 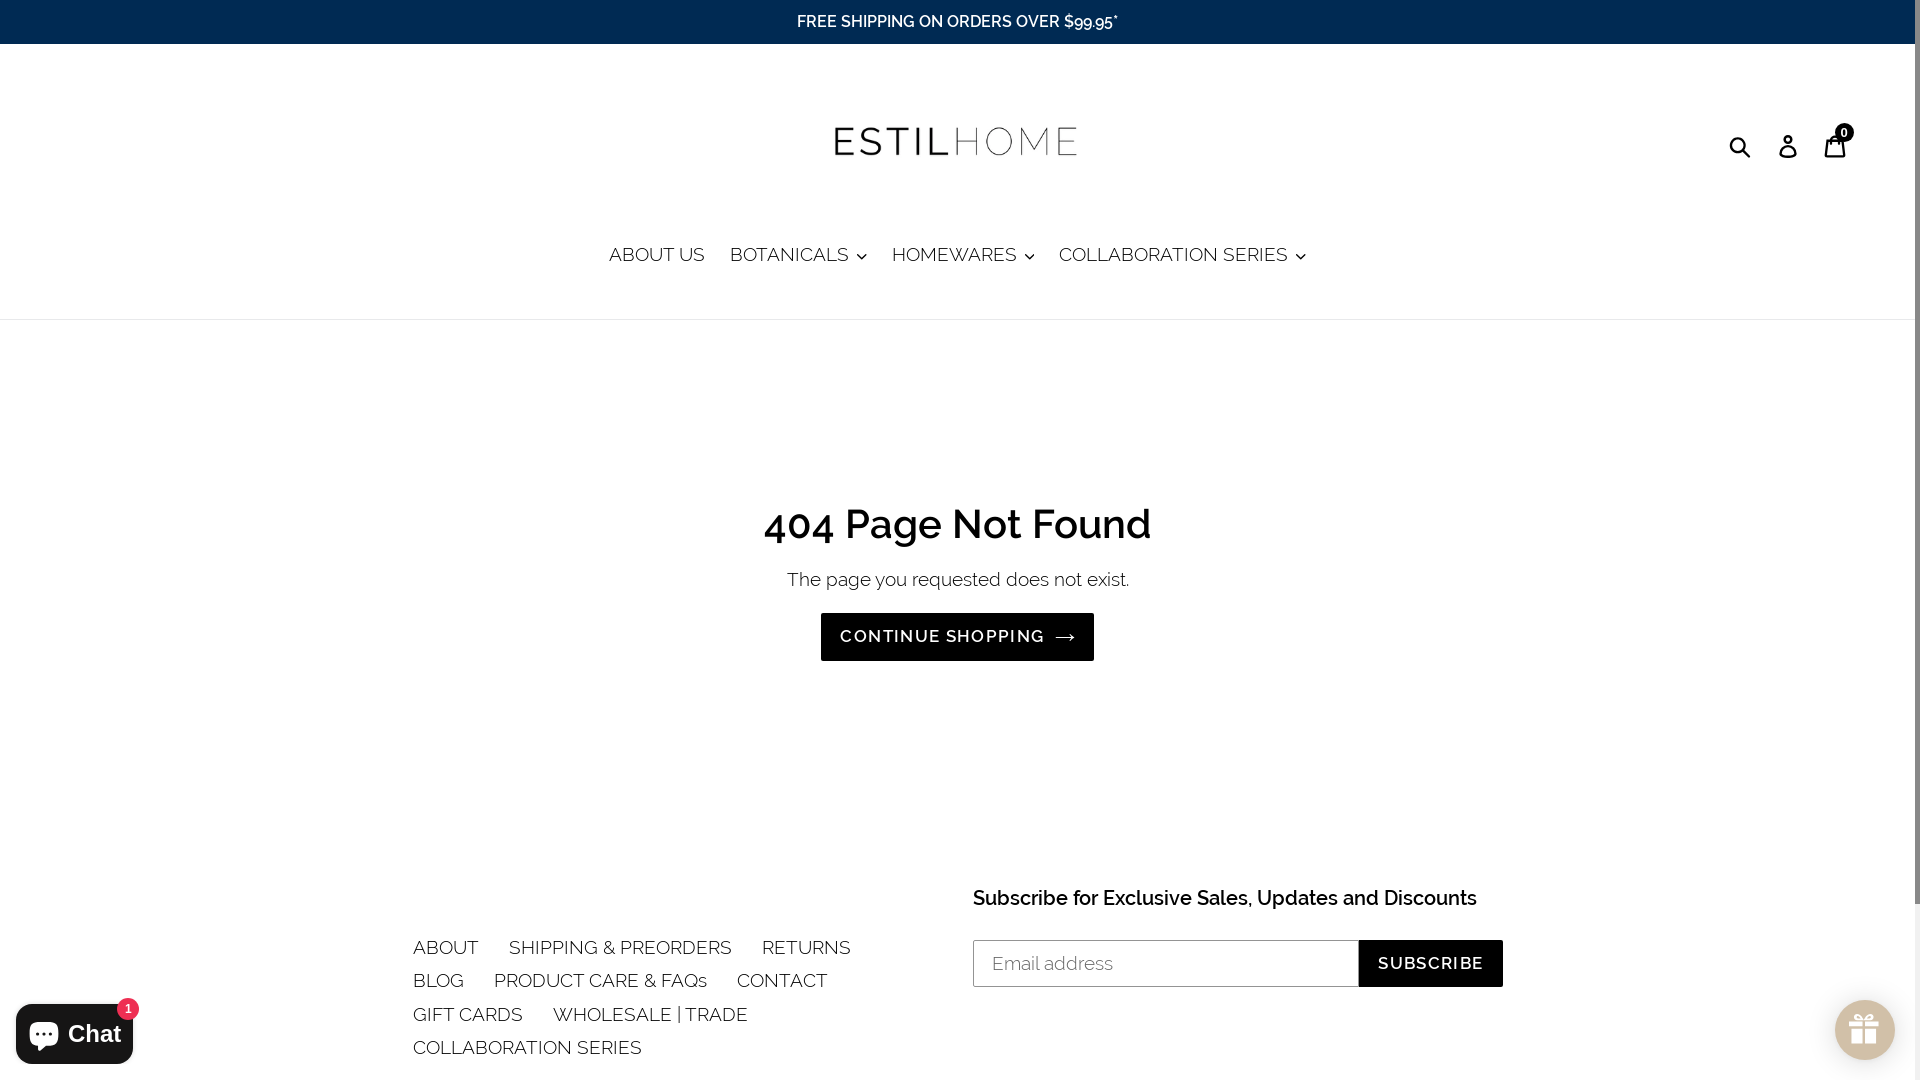 I want to click on 'RETURNS', so click(x=806, y=946).